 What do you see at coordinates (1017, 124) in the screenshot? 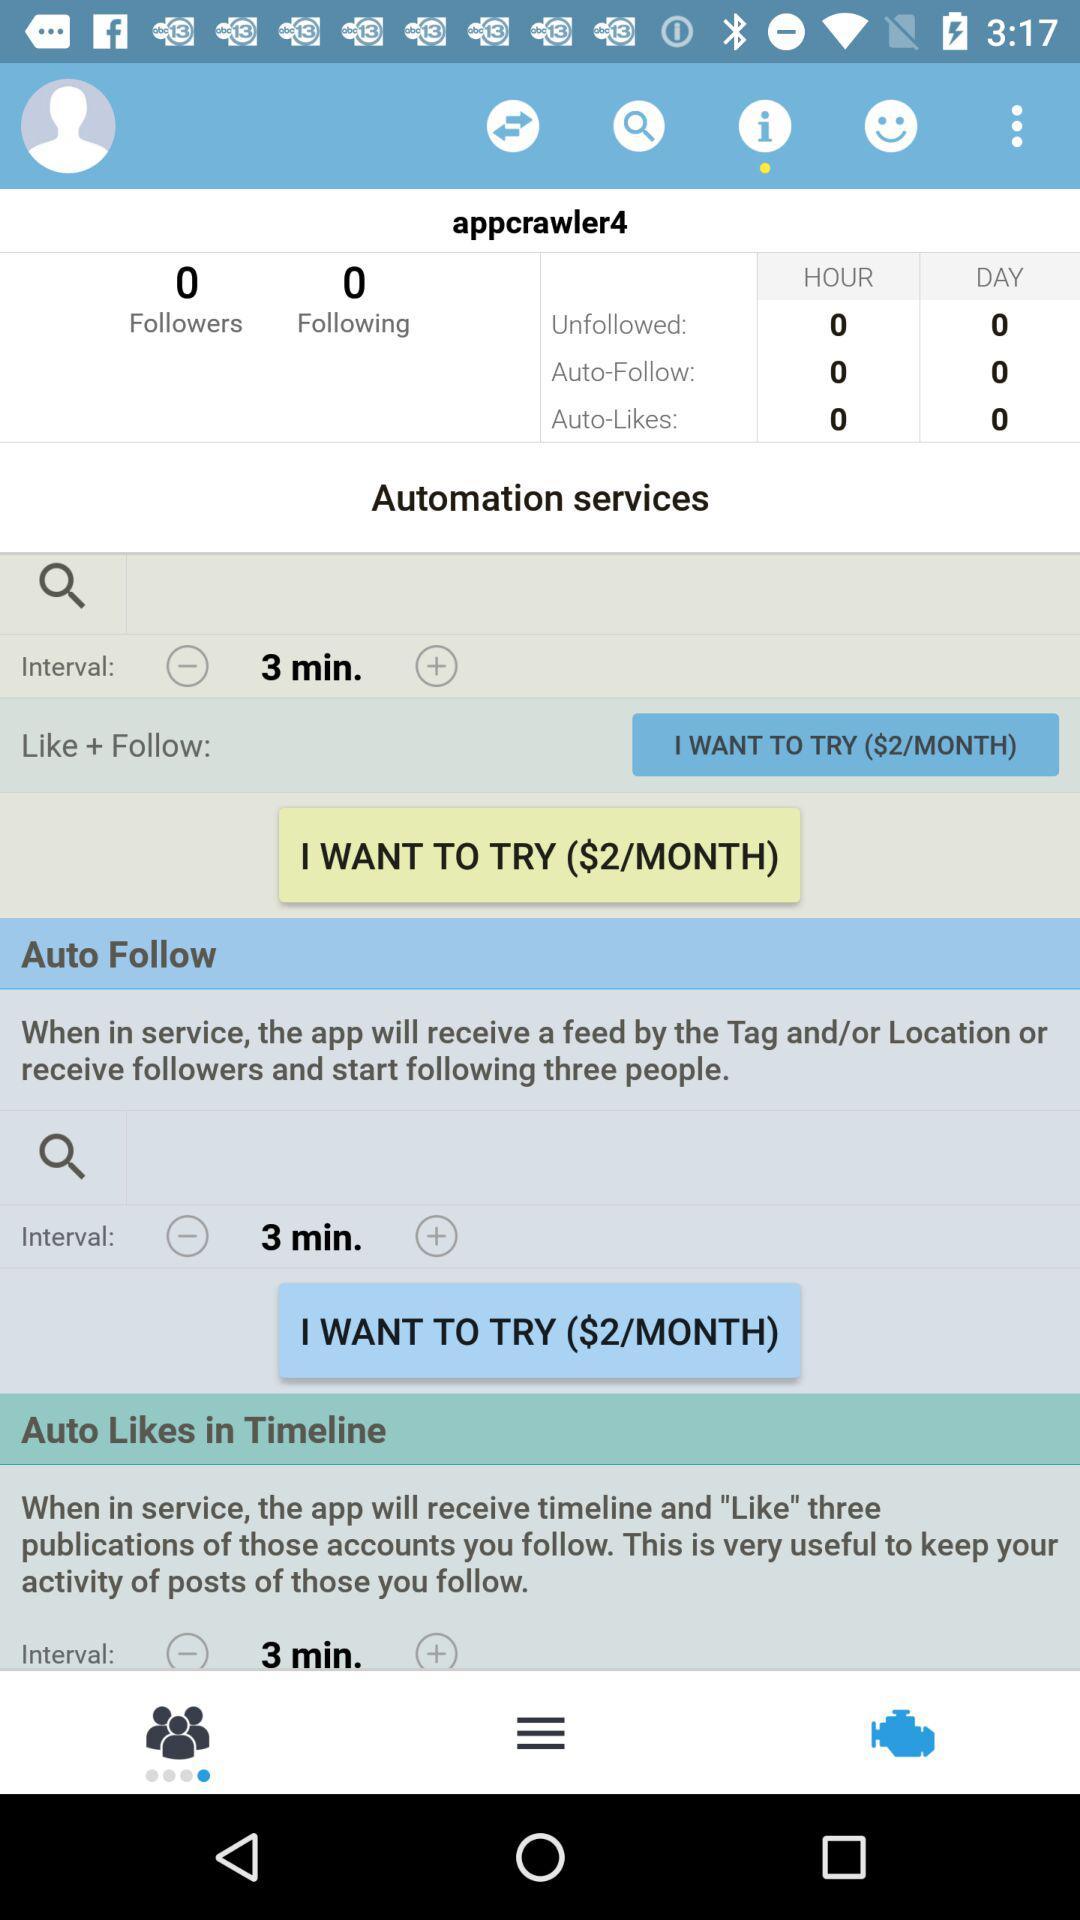
I see `choose preferred view` at bounding box center [1017, 124].